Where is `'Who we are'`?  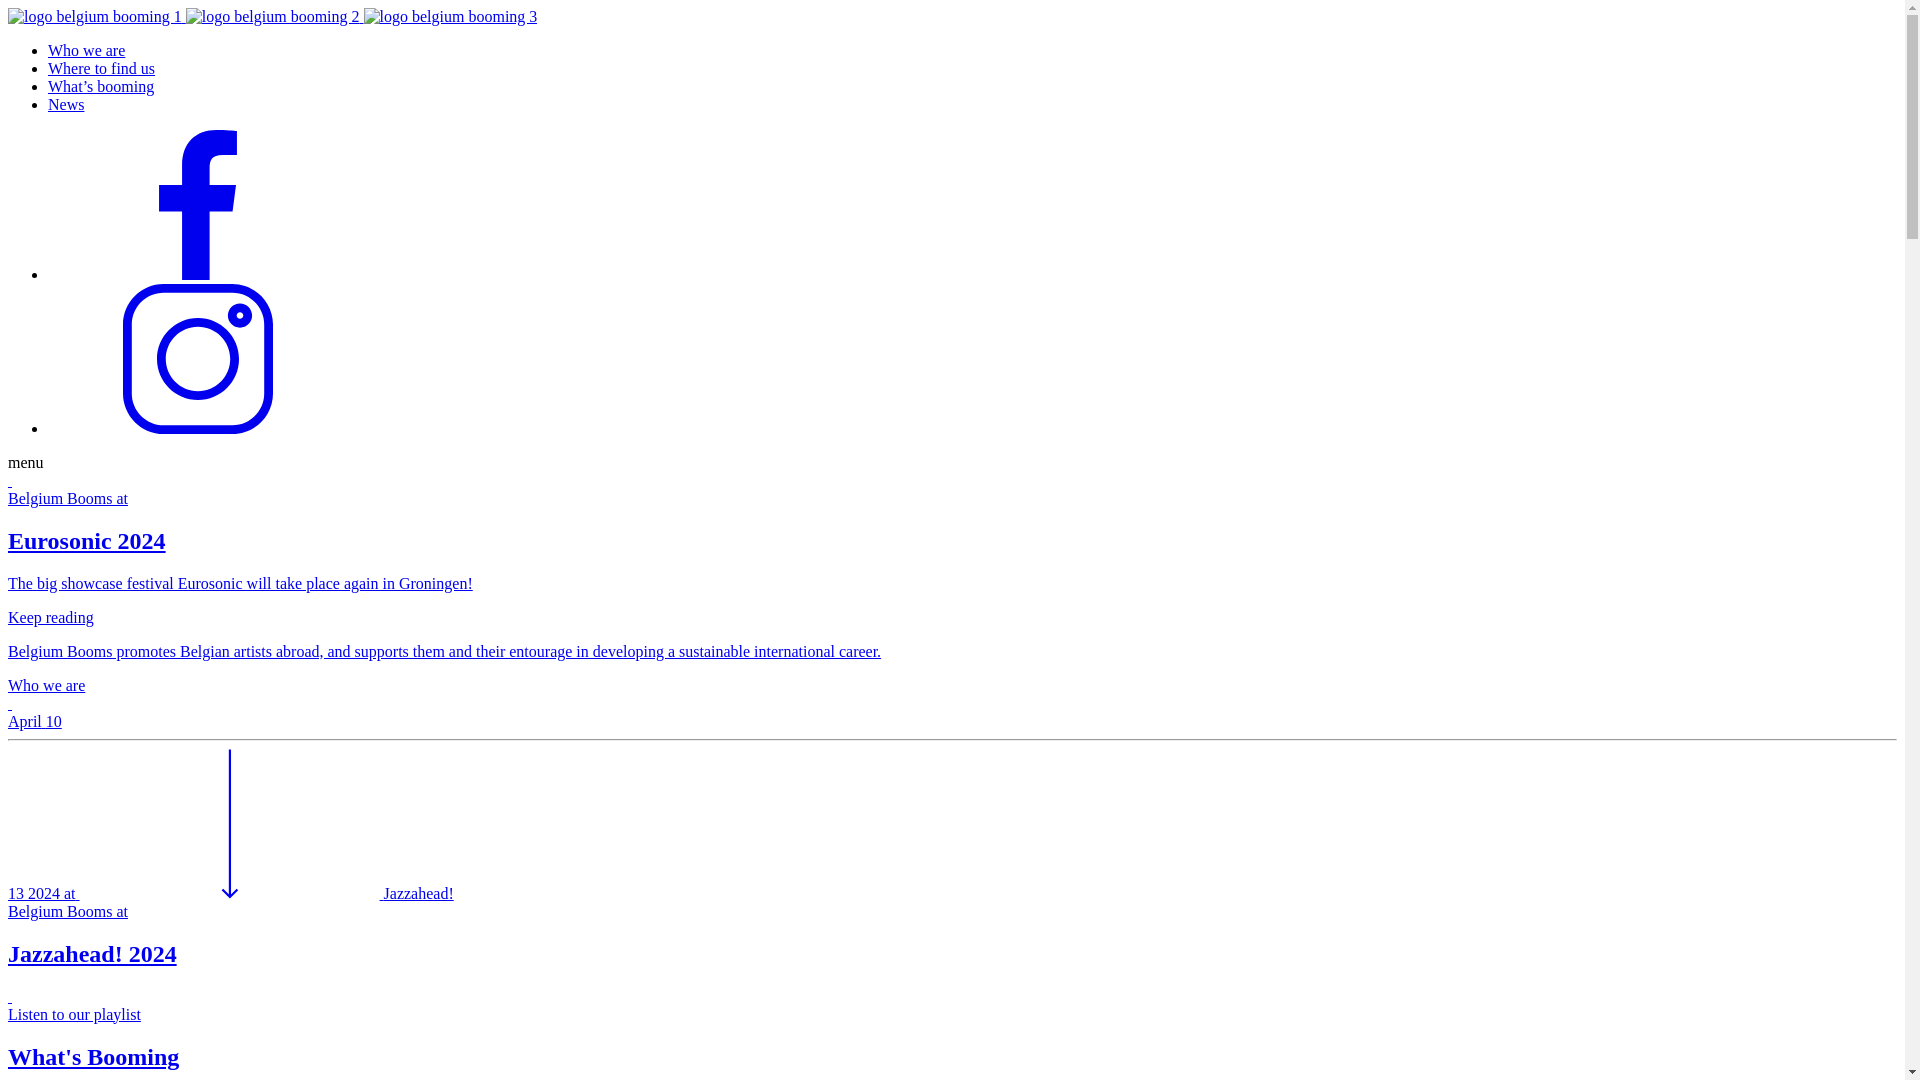 'Who we are' is located at coordinates (85, 49).